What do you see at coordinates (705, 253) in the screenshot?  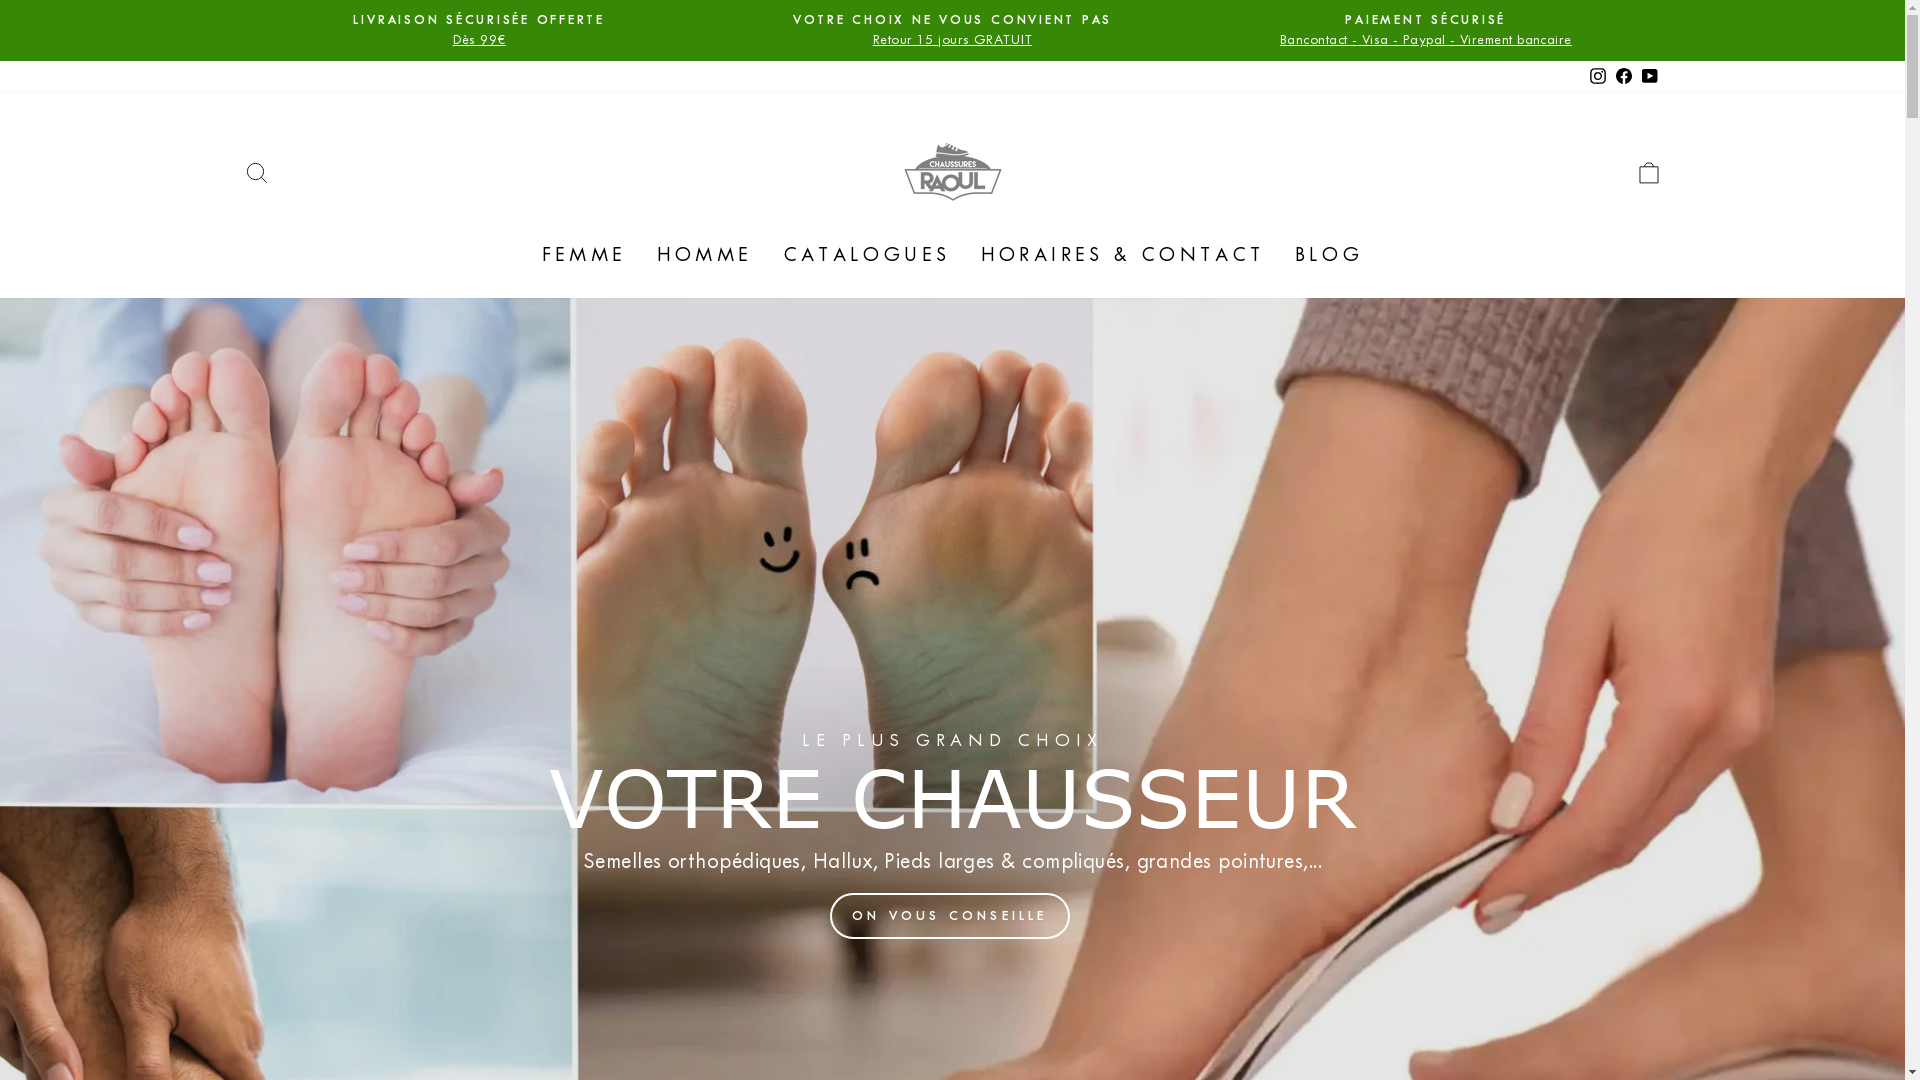 I see `'HOMME'` at bounding box center [705, 253].